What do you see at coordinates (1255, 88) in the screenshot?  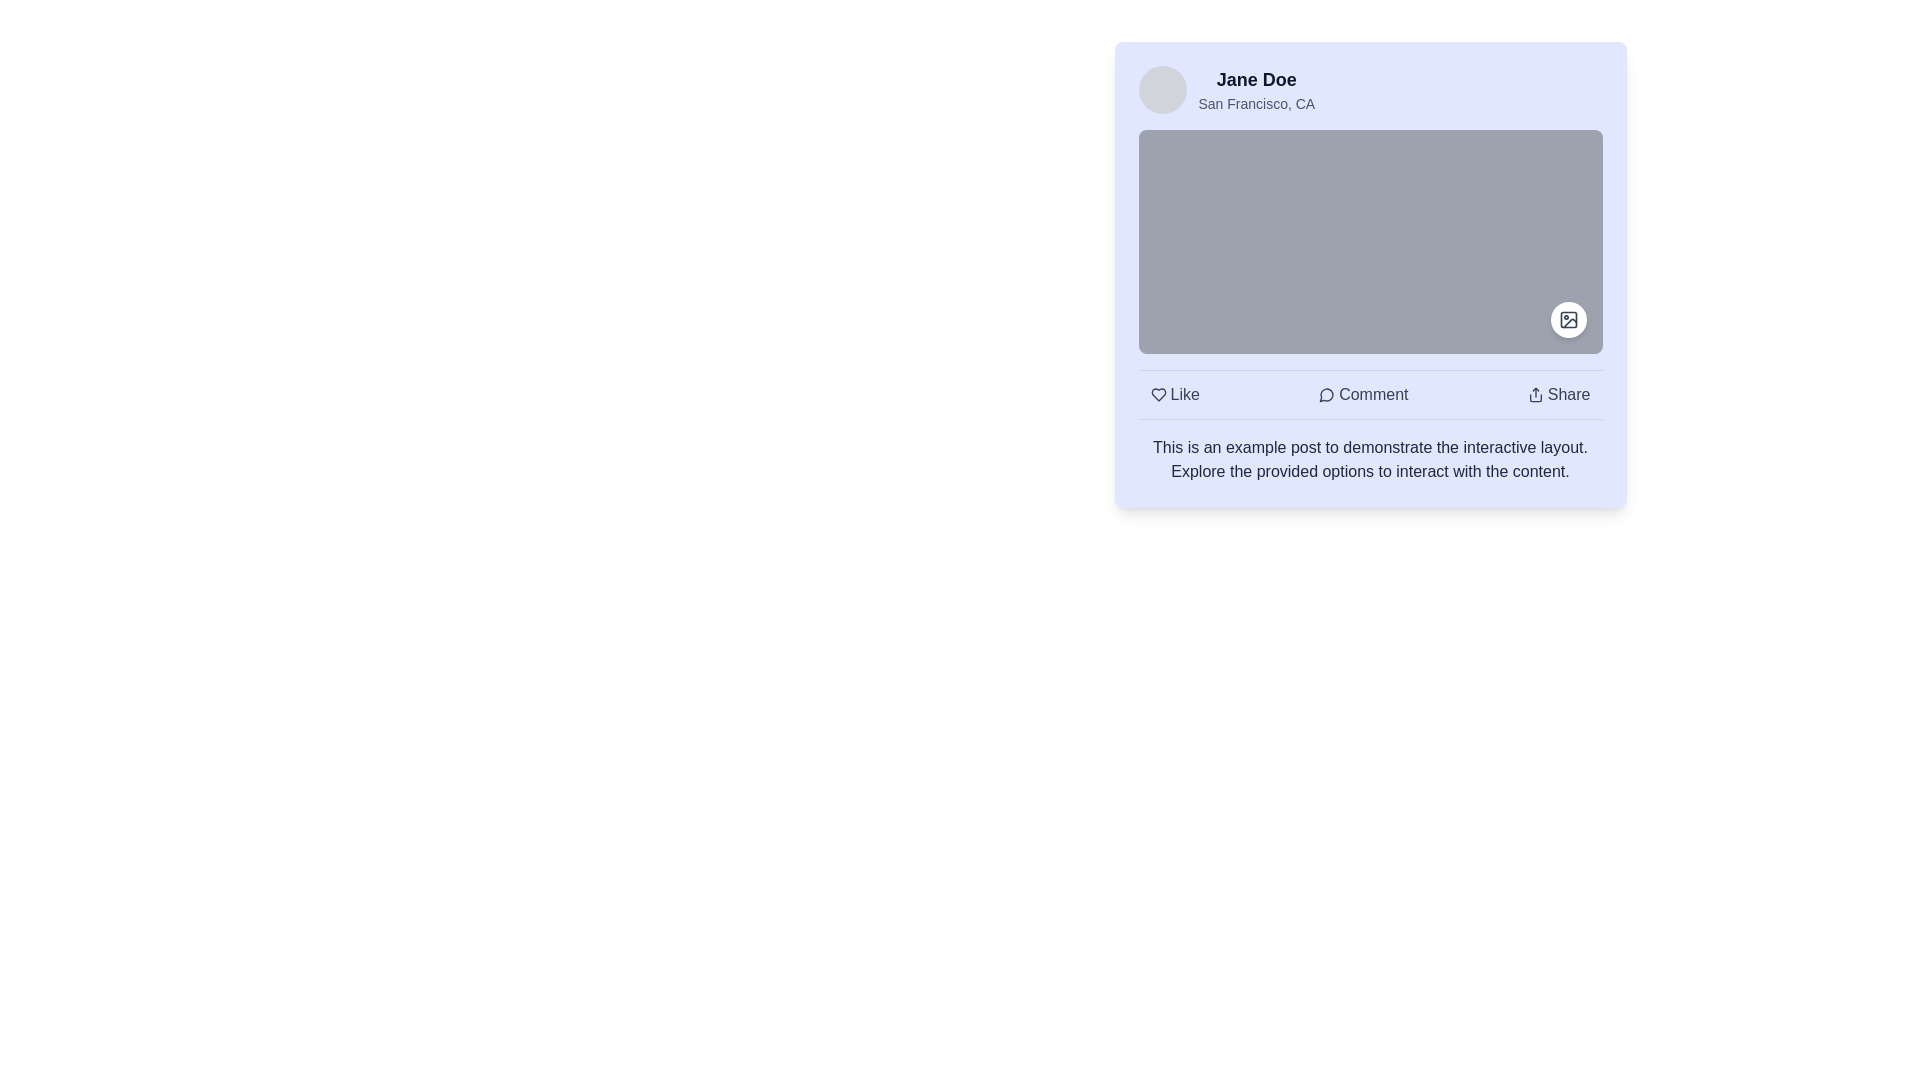 I see `the text block that represents a user or entity, displaying their name and location, located at the top-left corner of a card-like component, to the right of a circular avatar` at bounding box center [1255, 88].